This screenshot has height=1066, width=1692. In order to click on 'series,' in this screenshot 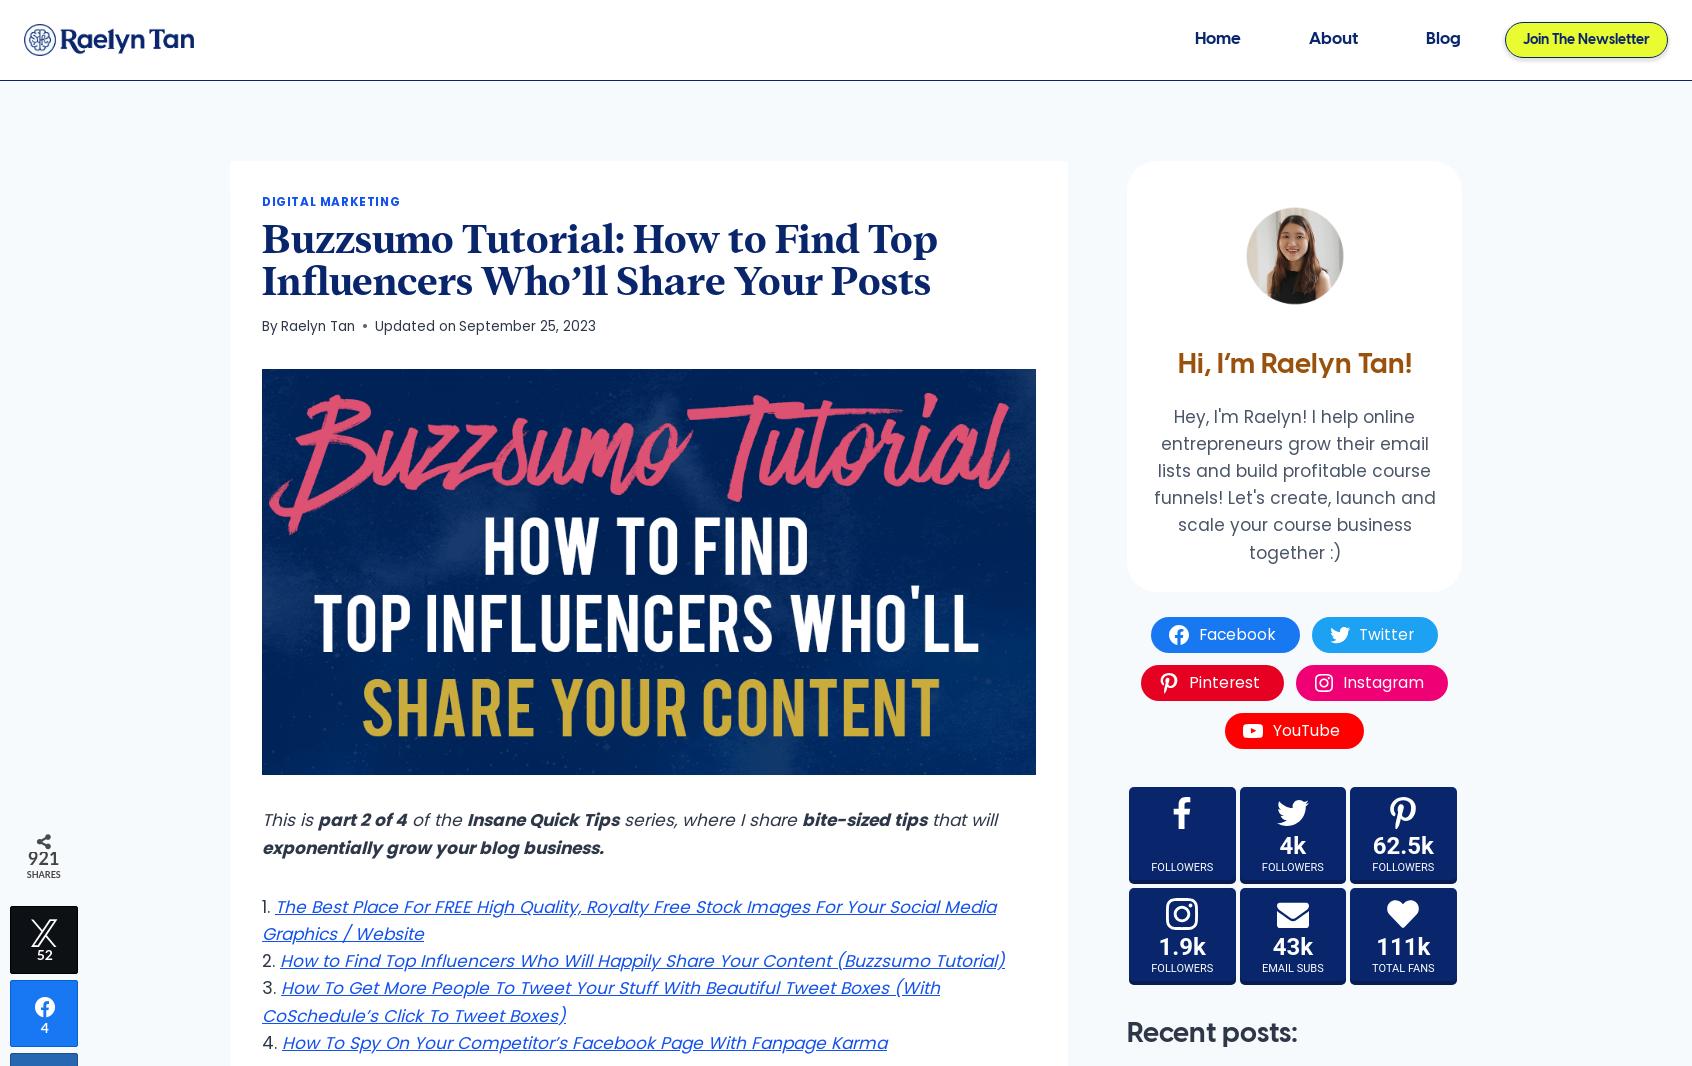, I will do `click(650, 819)`.